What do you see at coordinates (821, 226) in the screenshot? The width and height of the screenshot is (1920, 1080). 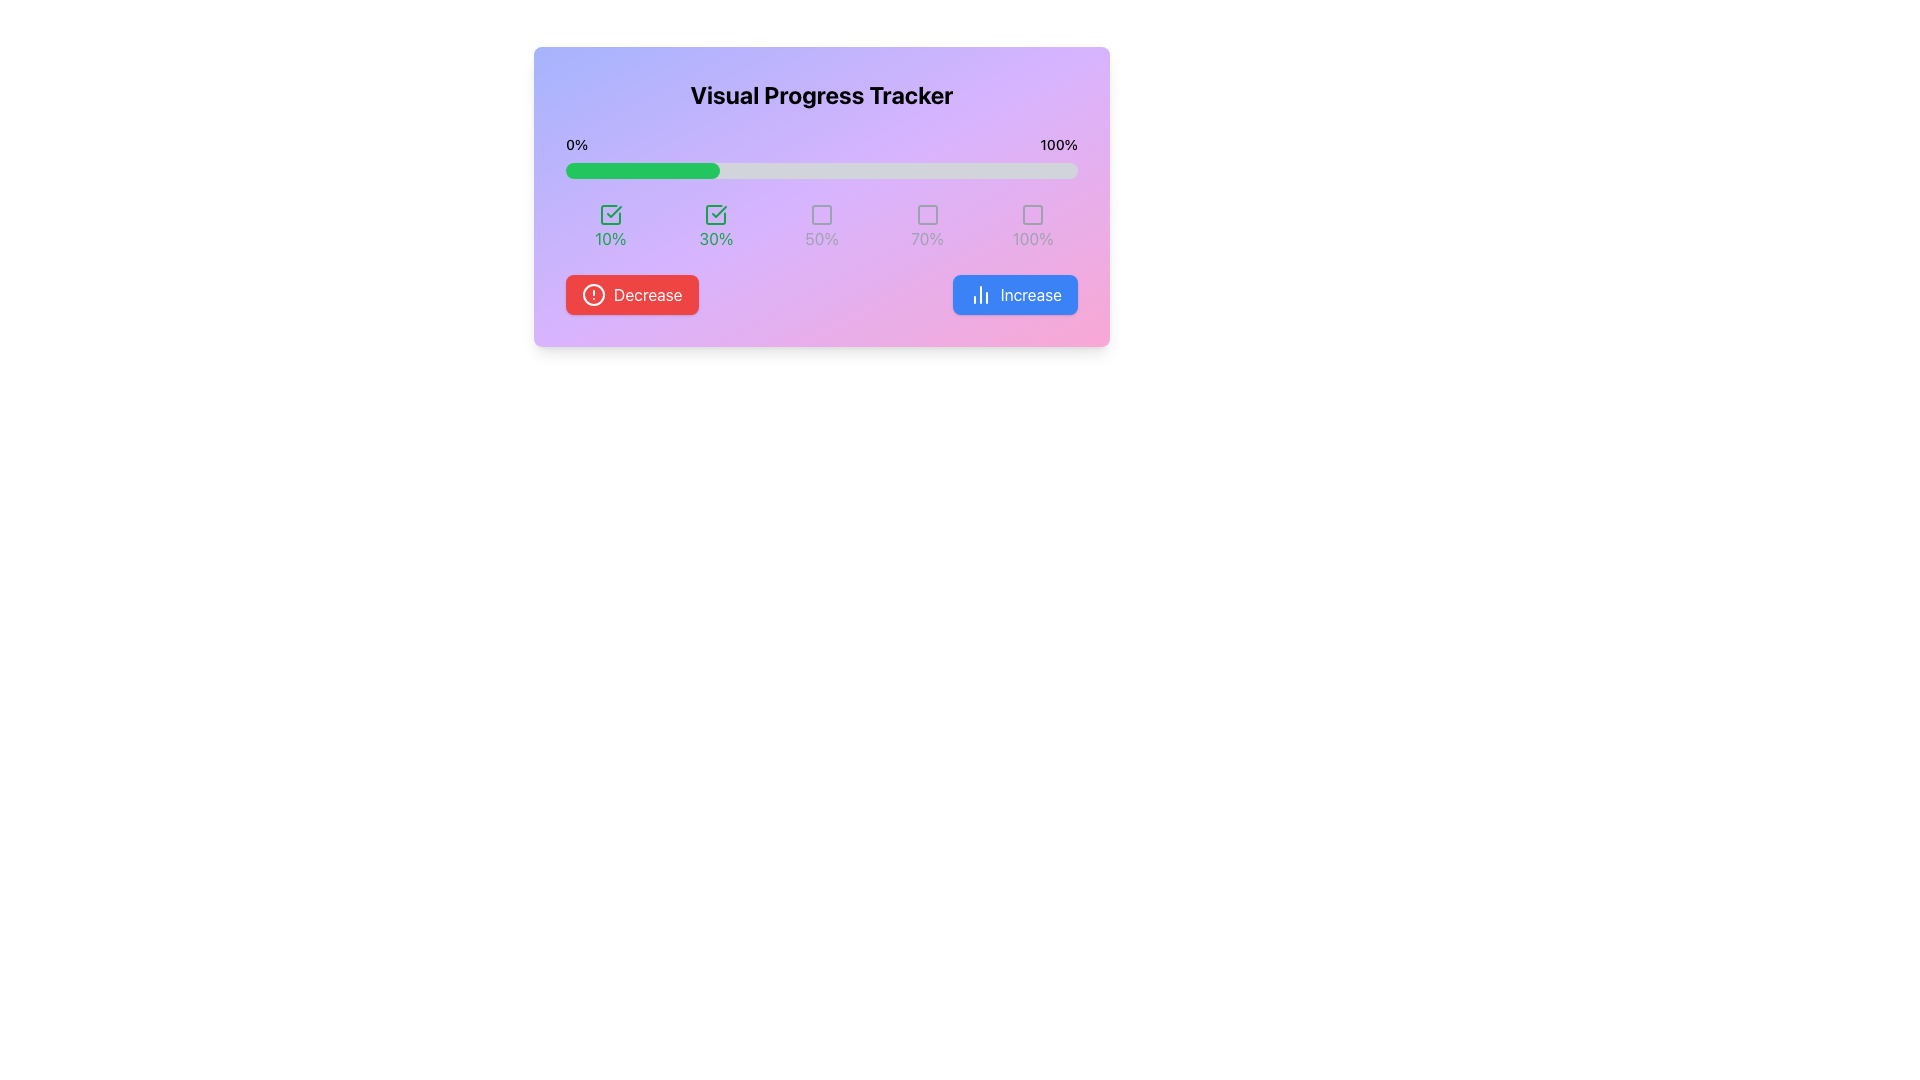 I see `the label displaying '50%' with a gray square icon, which is the third element in a row of five within the progress tracker interface` at bounding box center [821, 226].